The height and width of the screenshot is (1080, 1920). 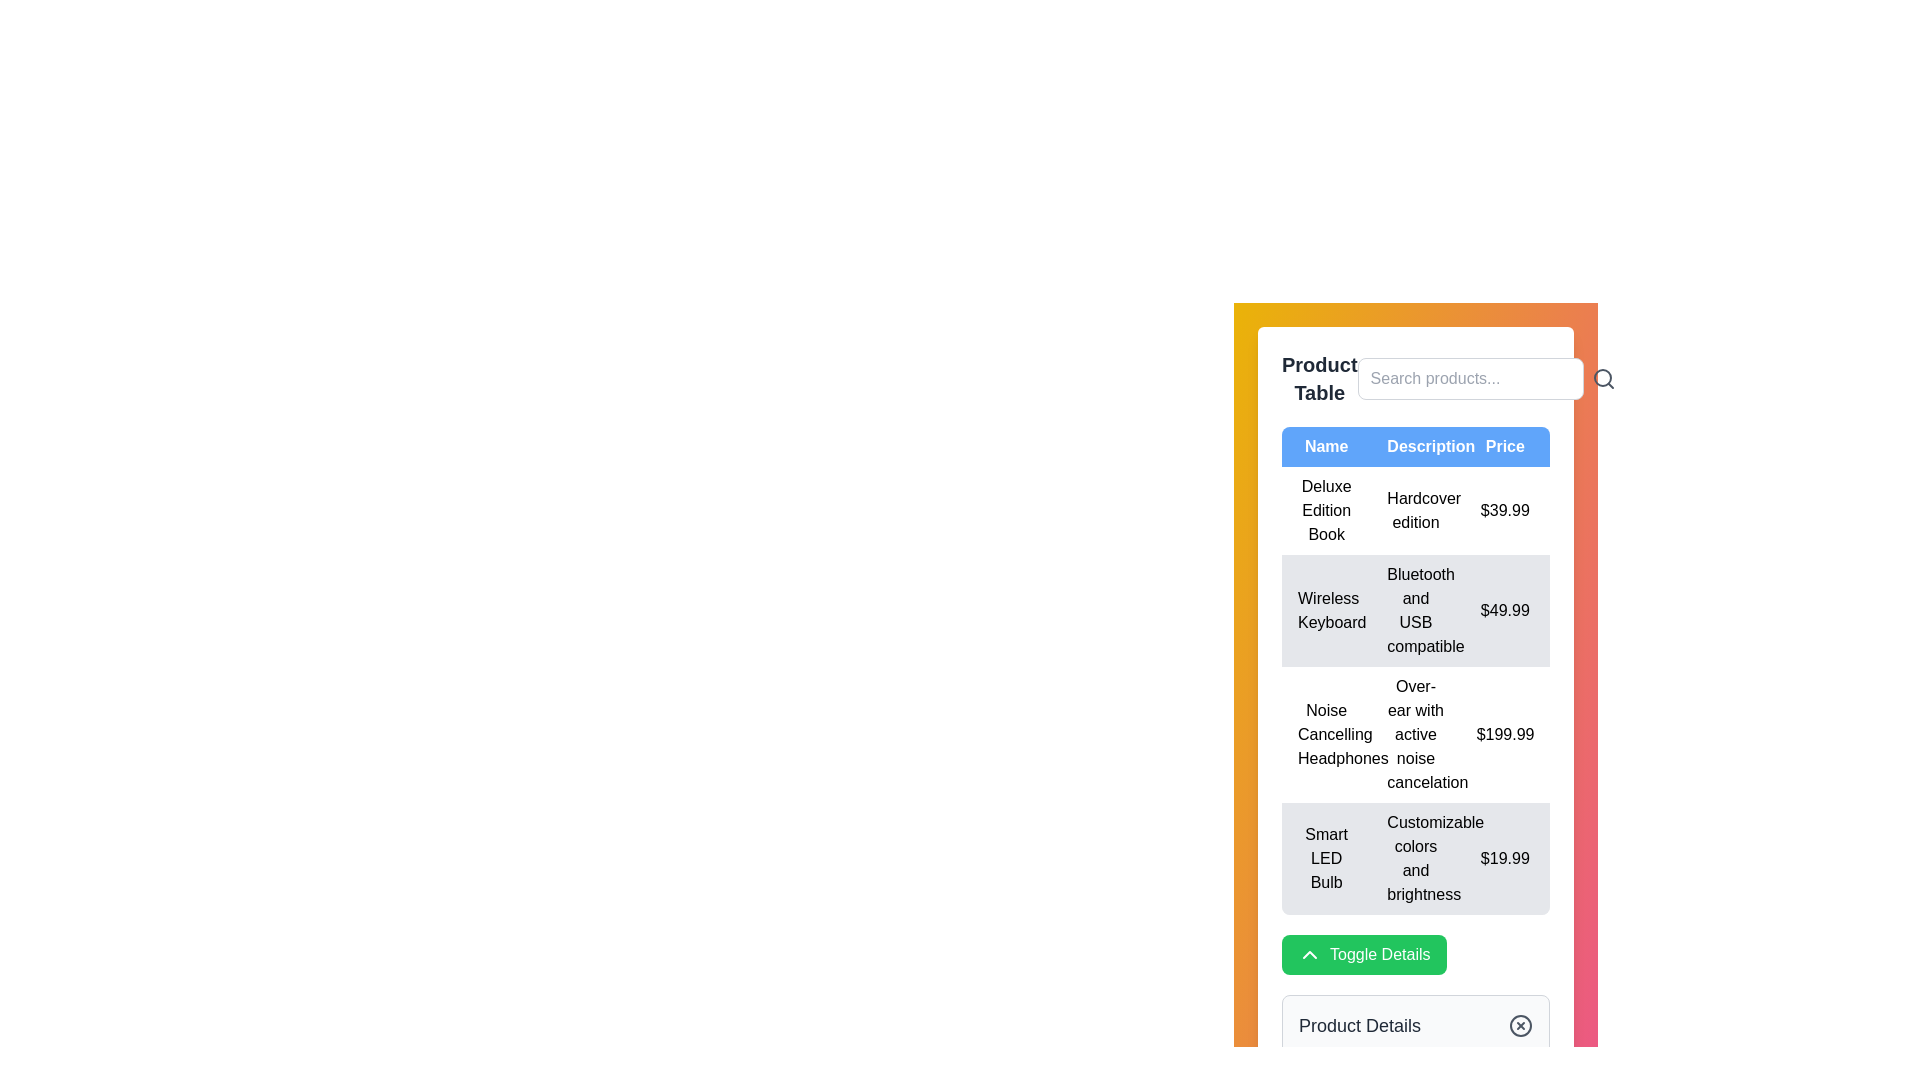 I want to click on the magnifying glass icon, which is styled with a circular shape and located to the far right of the search bar, to initiate a search, so click(x=1603, y=378).